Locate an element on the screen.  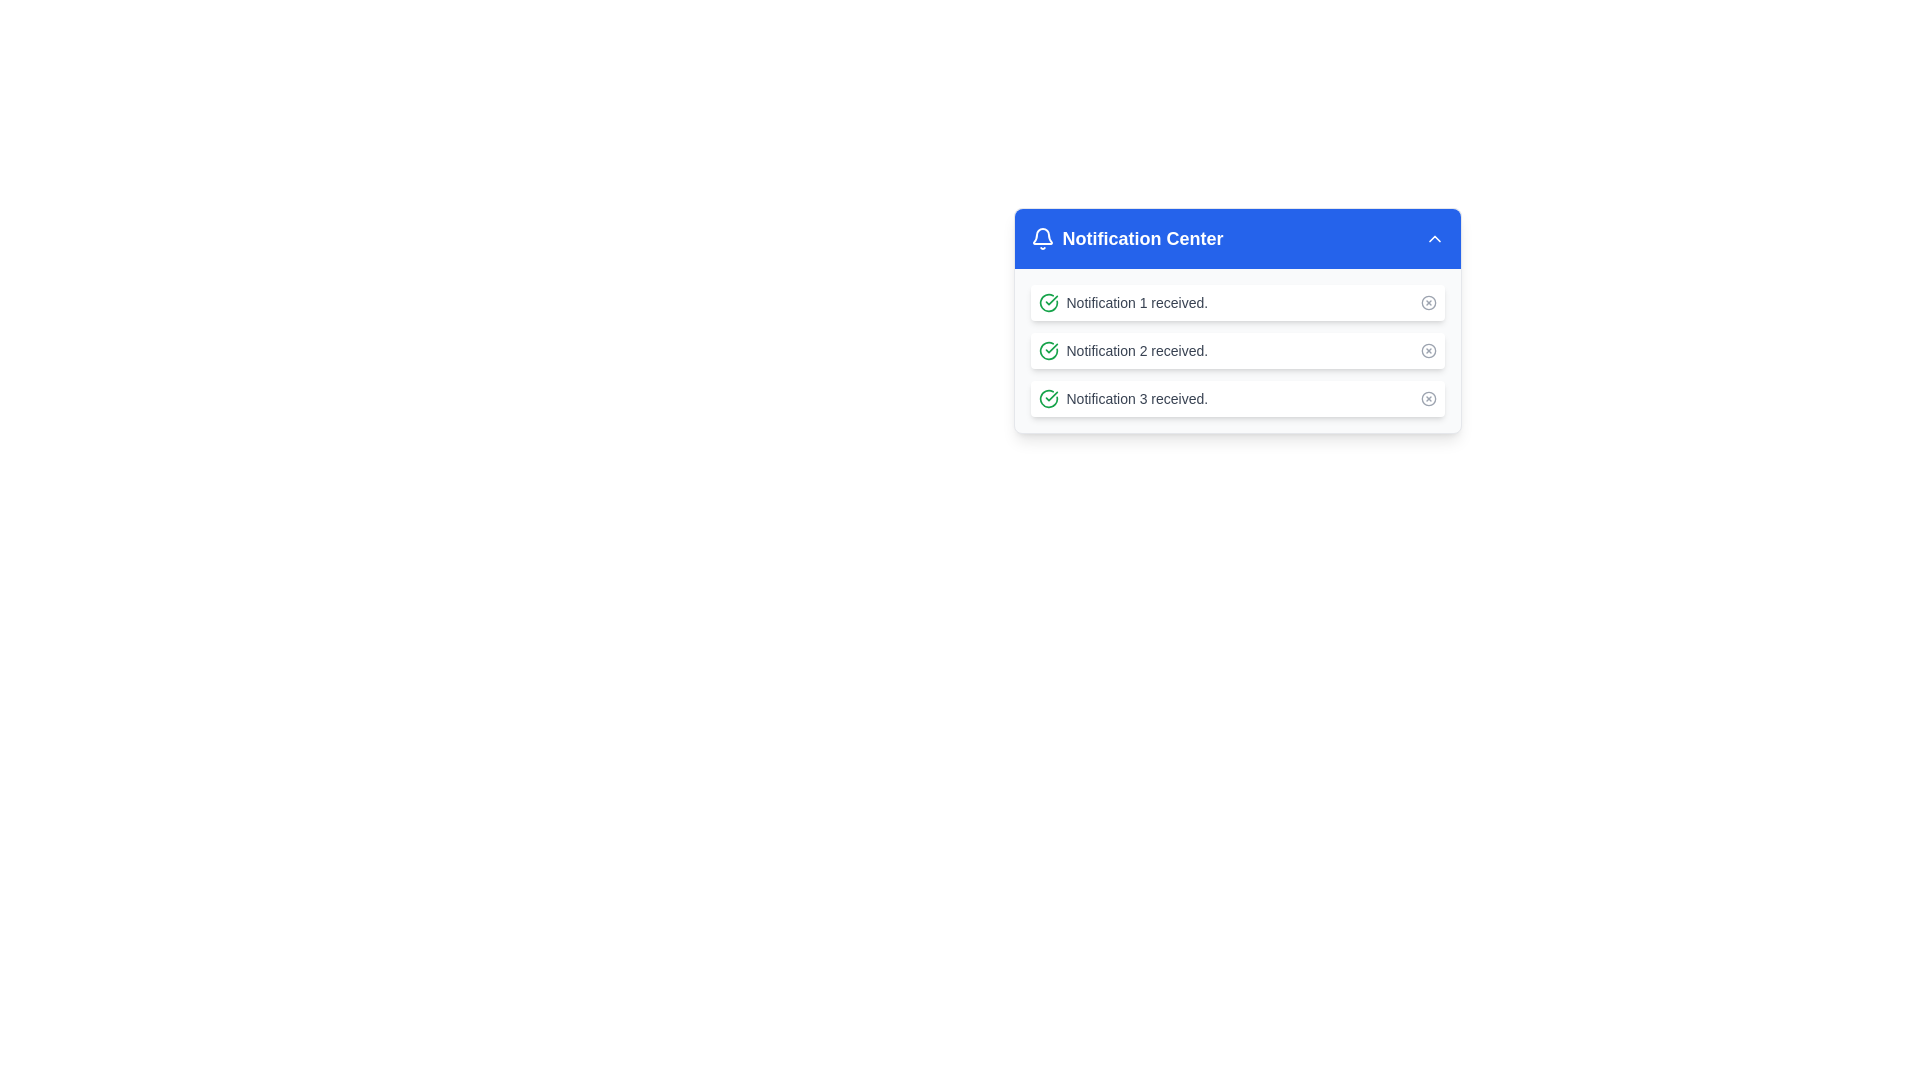
the small circular button with an 'X' mark icon located at the far right of the 'Notification 2 received.' notification item in the notification panel is located at coordinates (1427, 350).